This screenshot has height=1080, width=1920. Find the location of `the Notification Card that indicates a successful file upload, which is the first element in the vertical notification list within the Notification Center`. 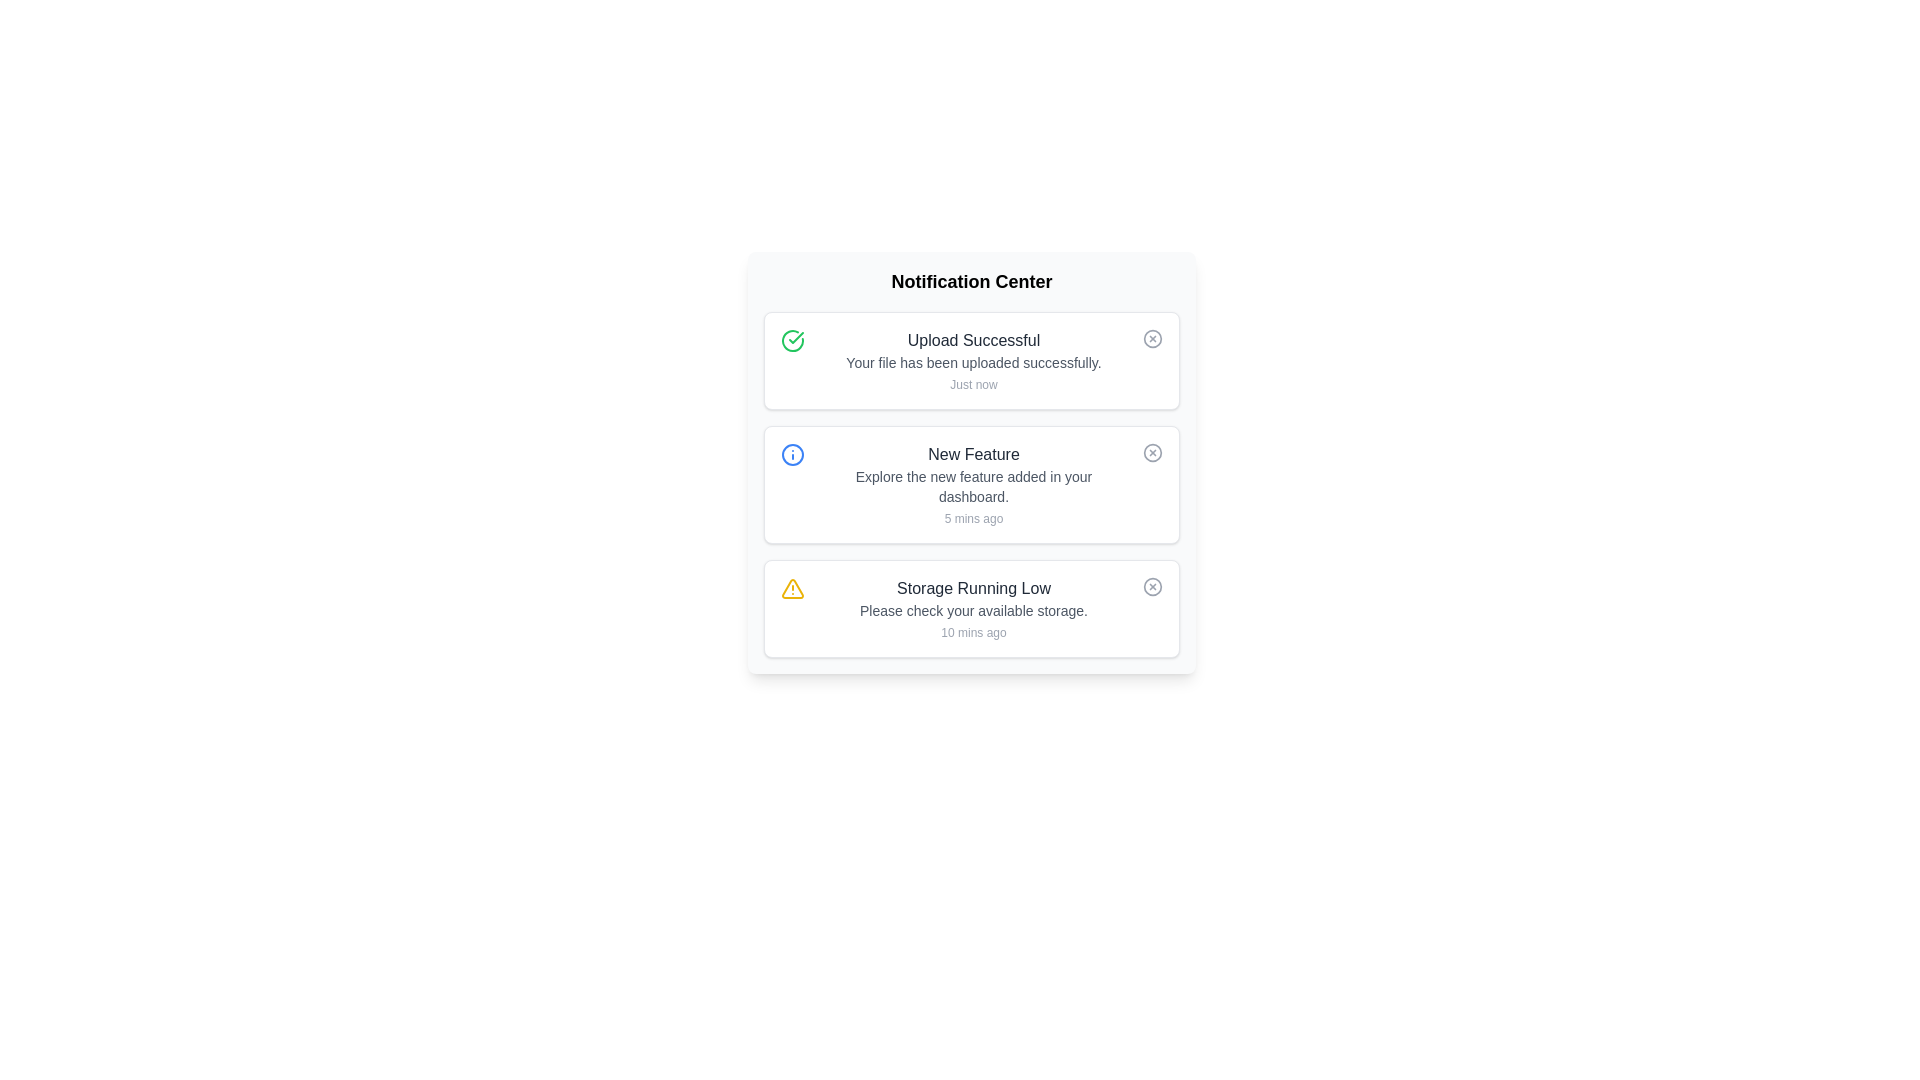

the Notification Card that indicates a successful file upload, which is the first element in the vertical notification list within the Notification Center is located at coordinates (974, 361).